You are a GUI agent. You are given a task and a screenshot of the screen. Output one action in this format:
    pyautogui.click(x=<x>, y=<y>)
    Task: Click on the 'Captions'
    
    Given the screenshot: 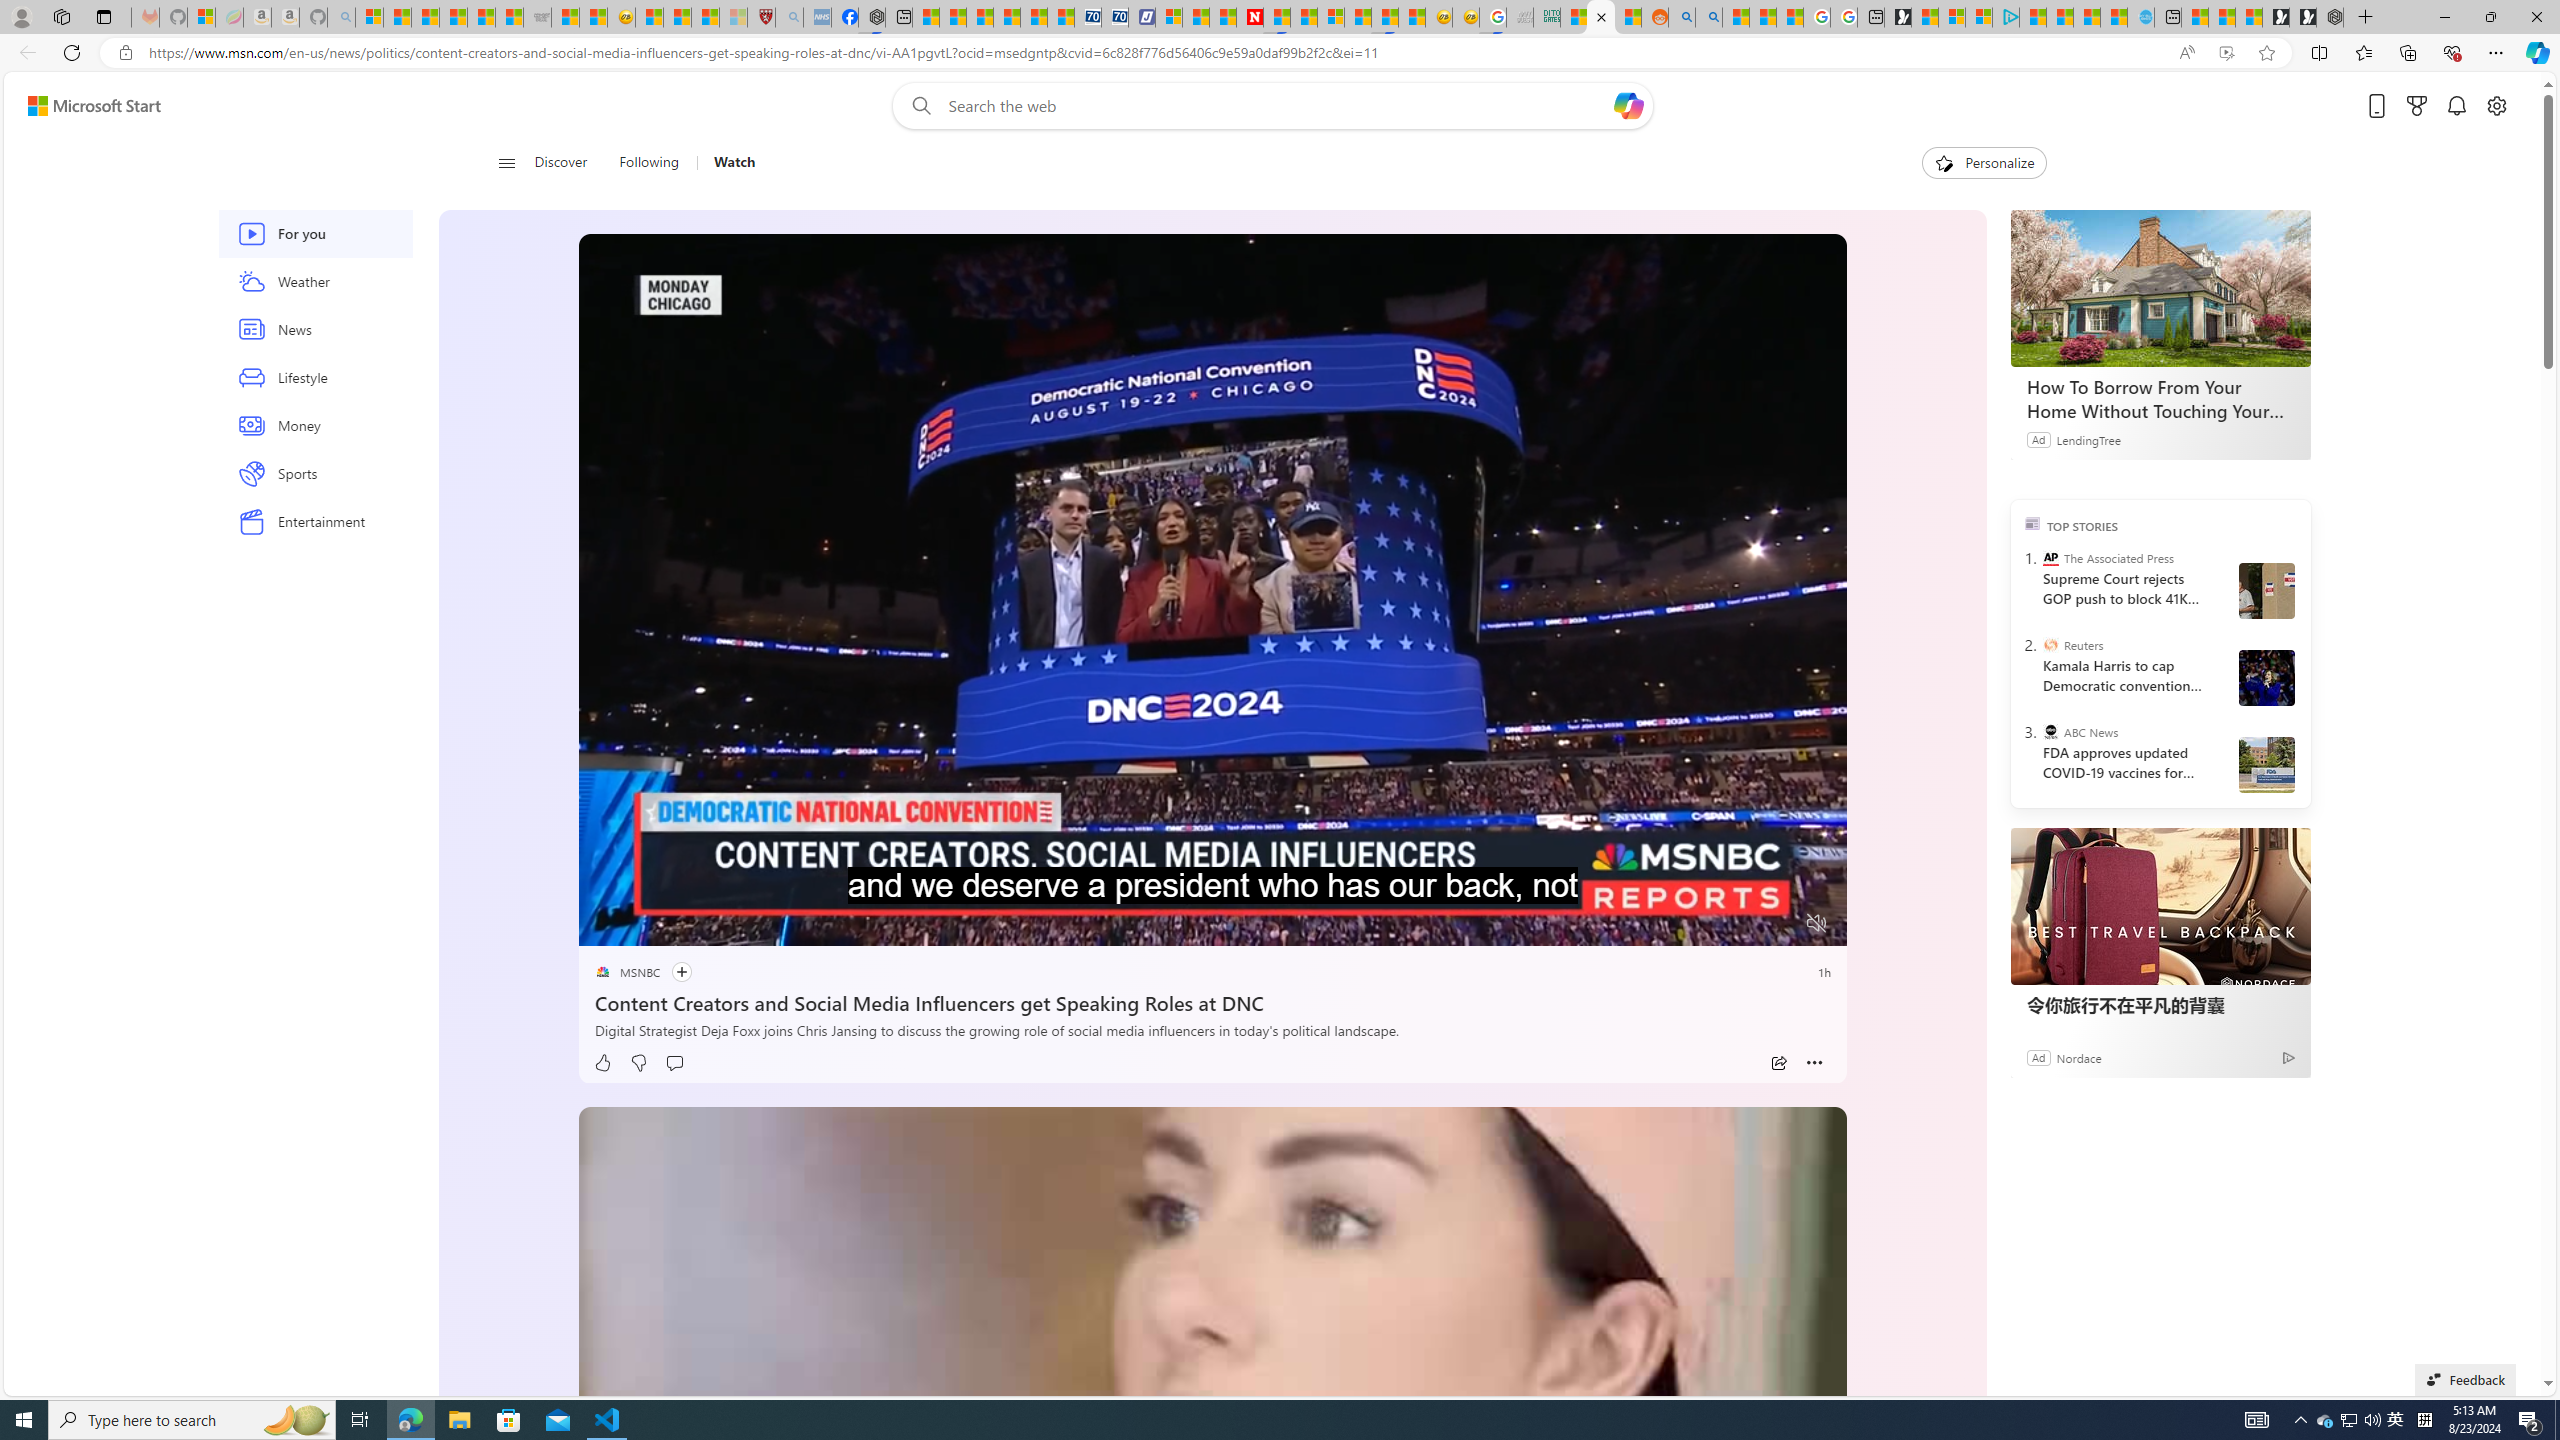 What is the action you would take?
    pyautogui.click(x=1737, y=923)
    